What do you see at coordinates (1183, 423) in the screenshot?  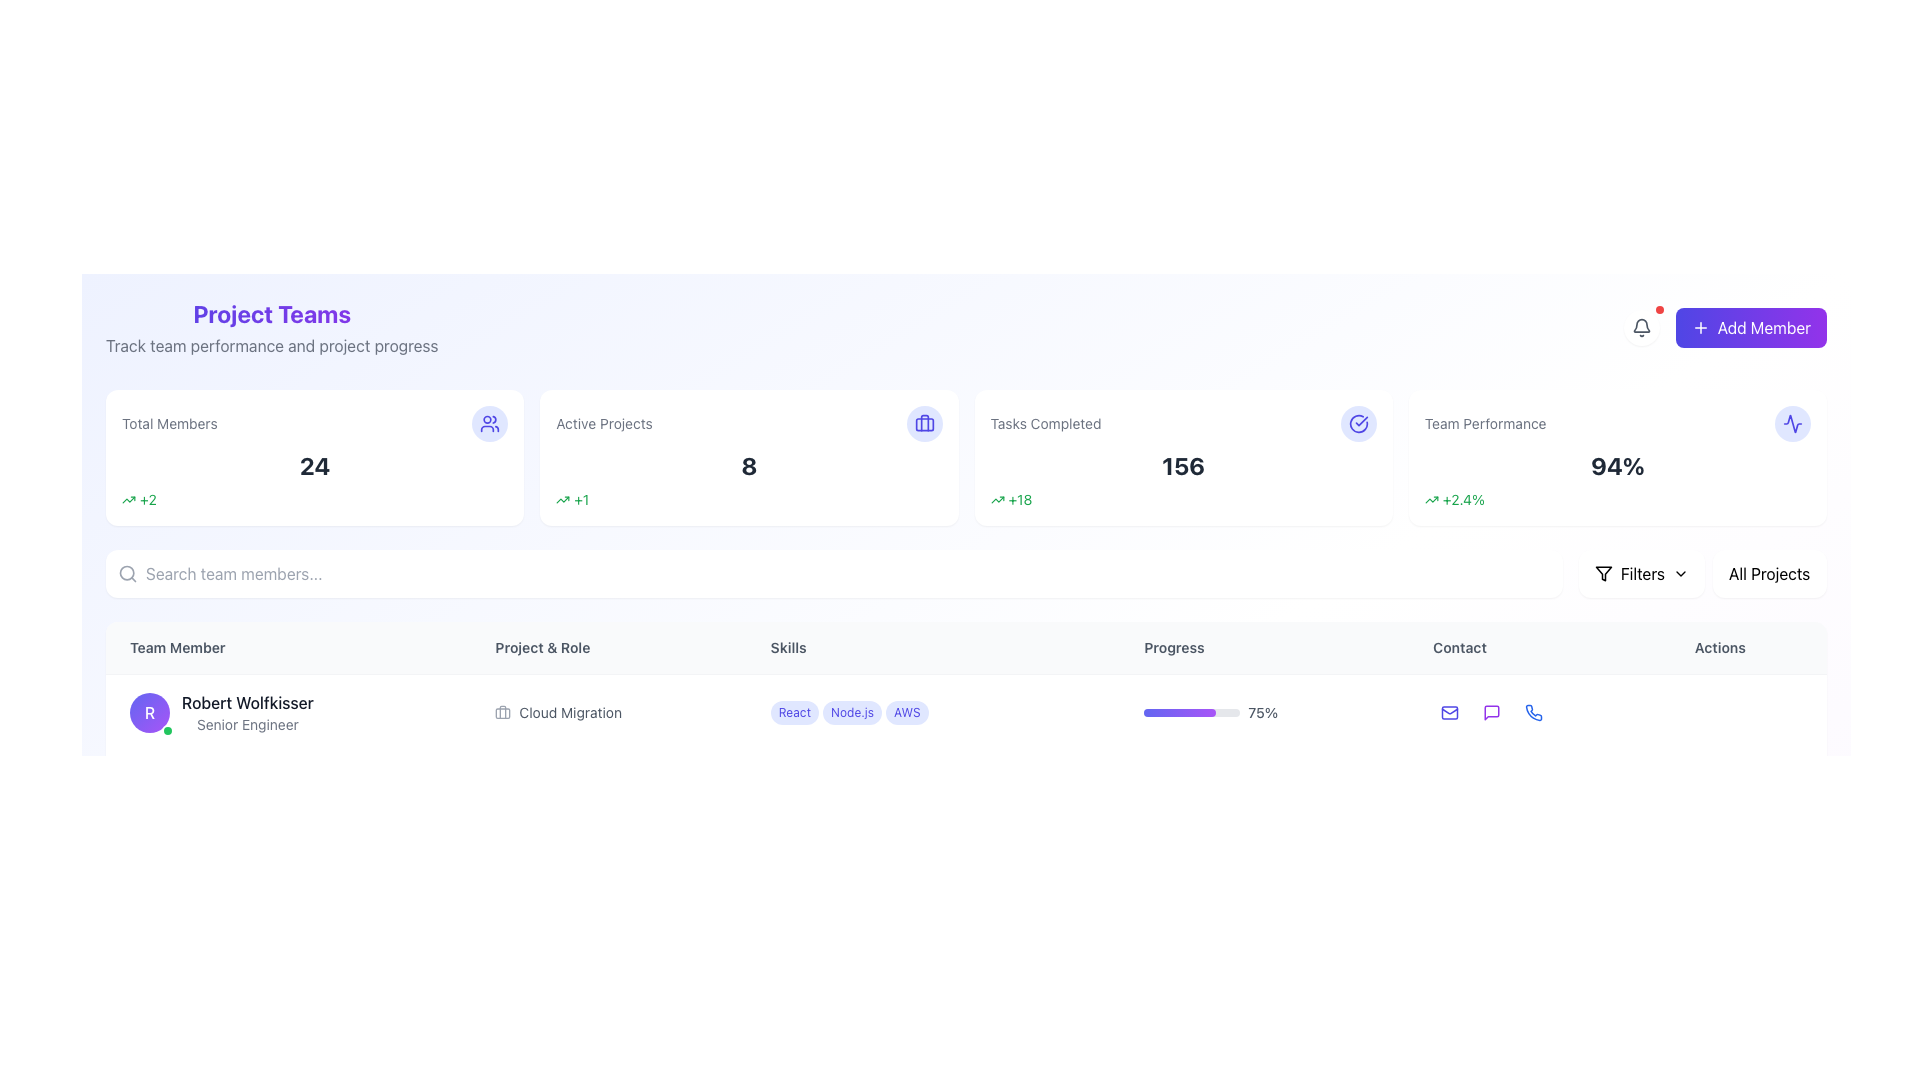 I see `informational display icon located in the second card of the horizontally stacked cards, positioned near the top center of the interface` at bounding box center [1183, 423].